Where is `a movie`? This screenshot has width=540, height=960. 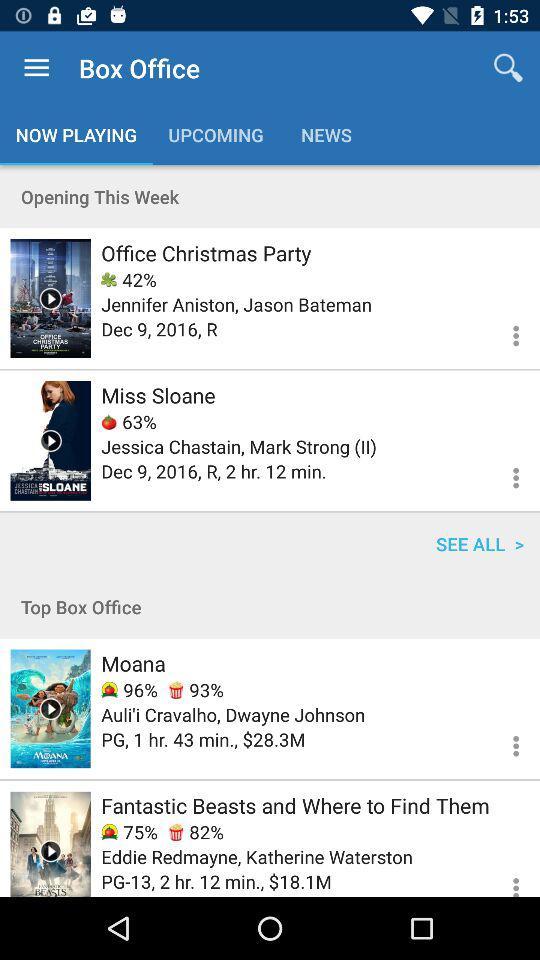 a movie is located at coordinates (50, 708).